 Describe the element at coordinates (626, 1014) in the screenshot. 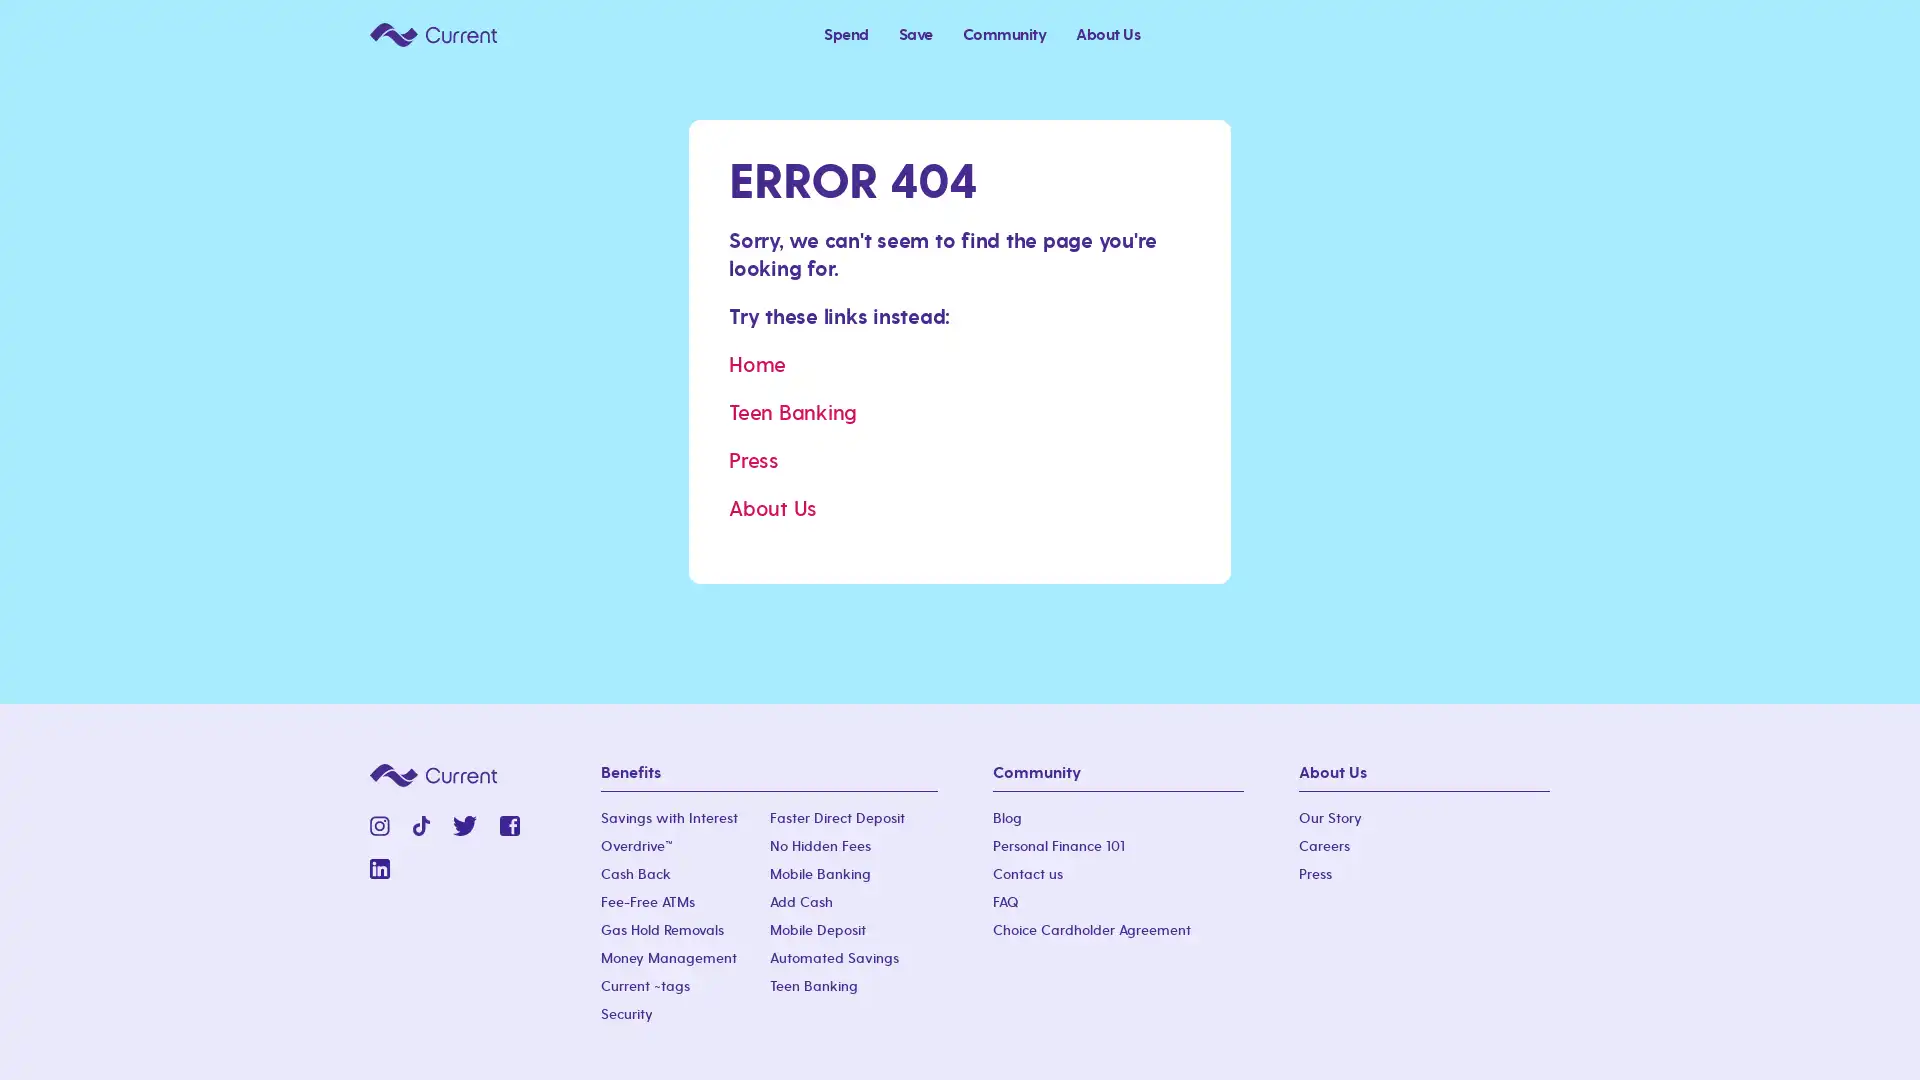

I see `Security` at that location.